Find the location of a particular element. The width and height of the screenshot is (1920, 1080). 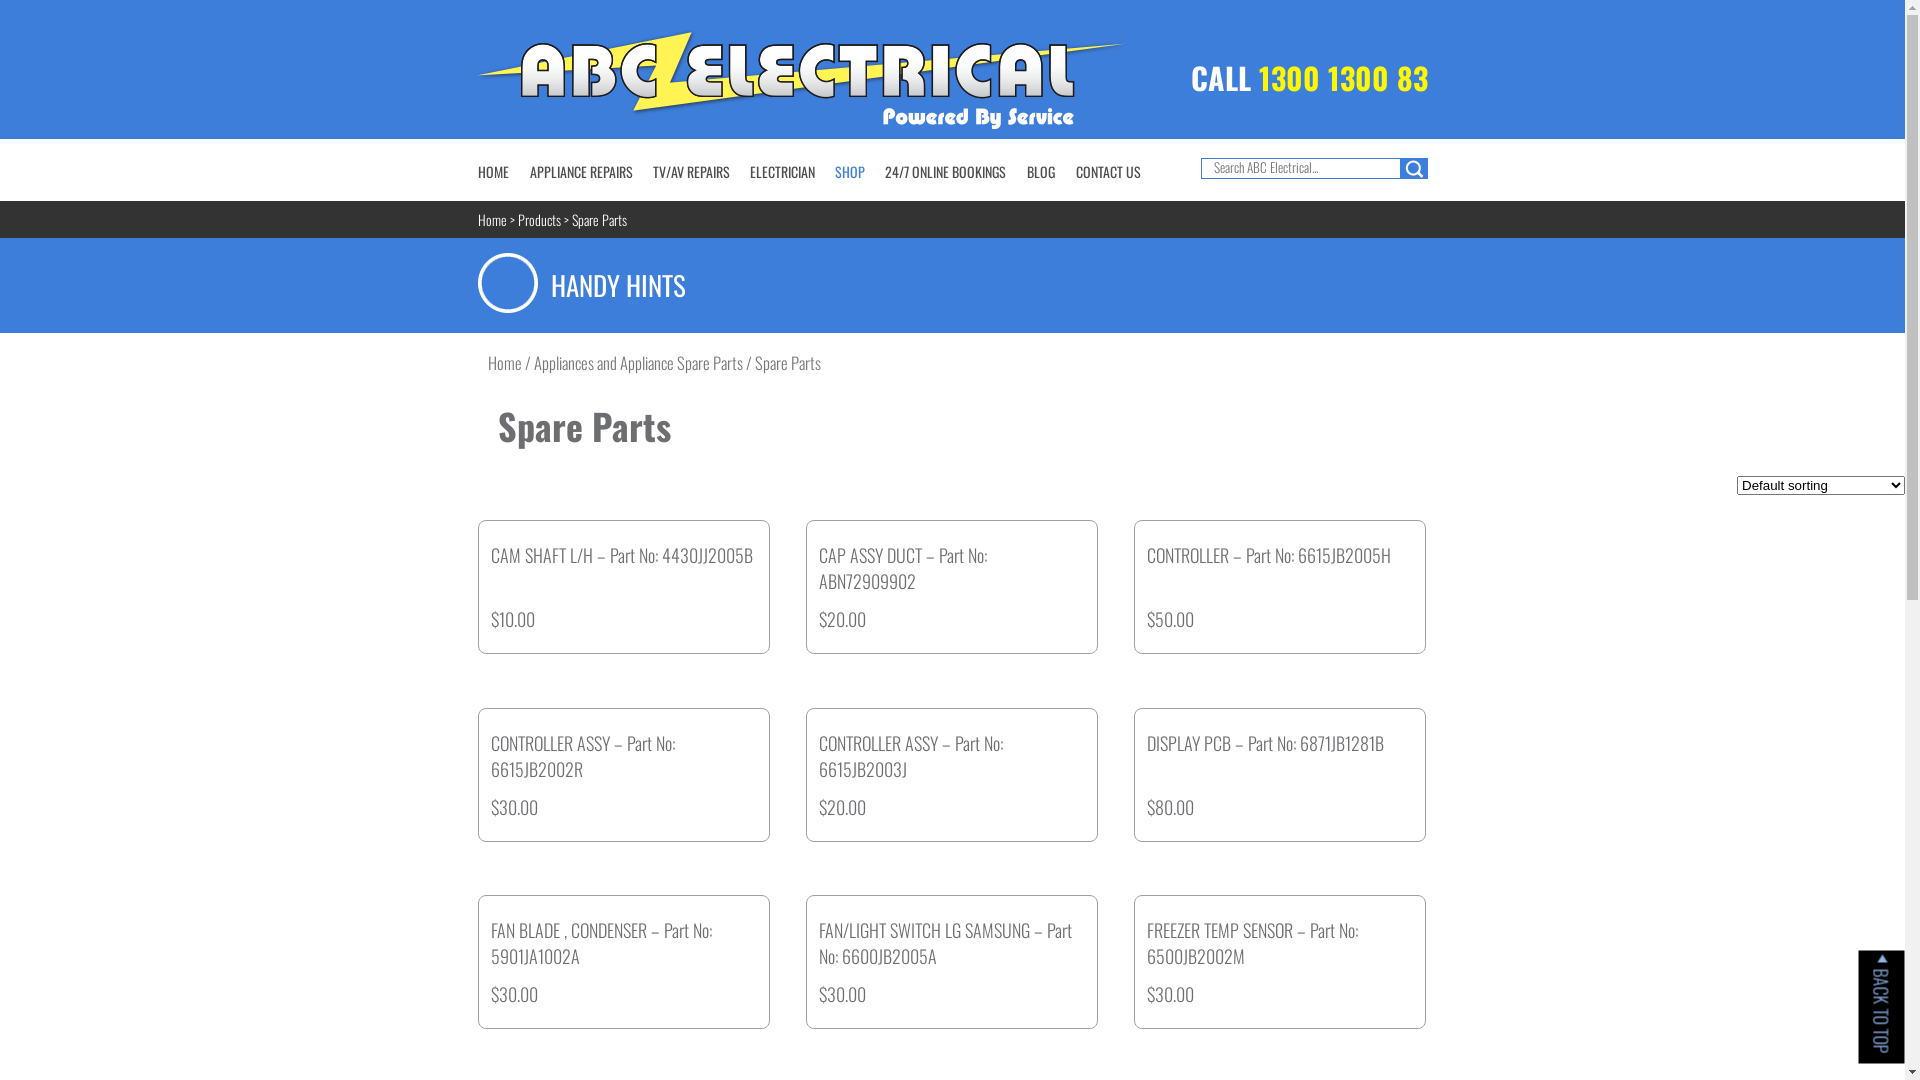

'TV/AV REPAIRS' is located at coordinates (652, 170).